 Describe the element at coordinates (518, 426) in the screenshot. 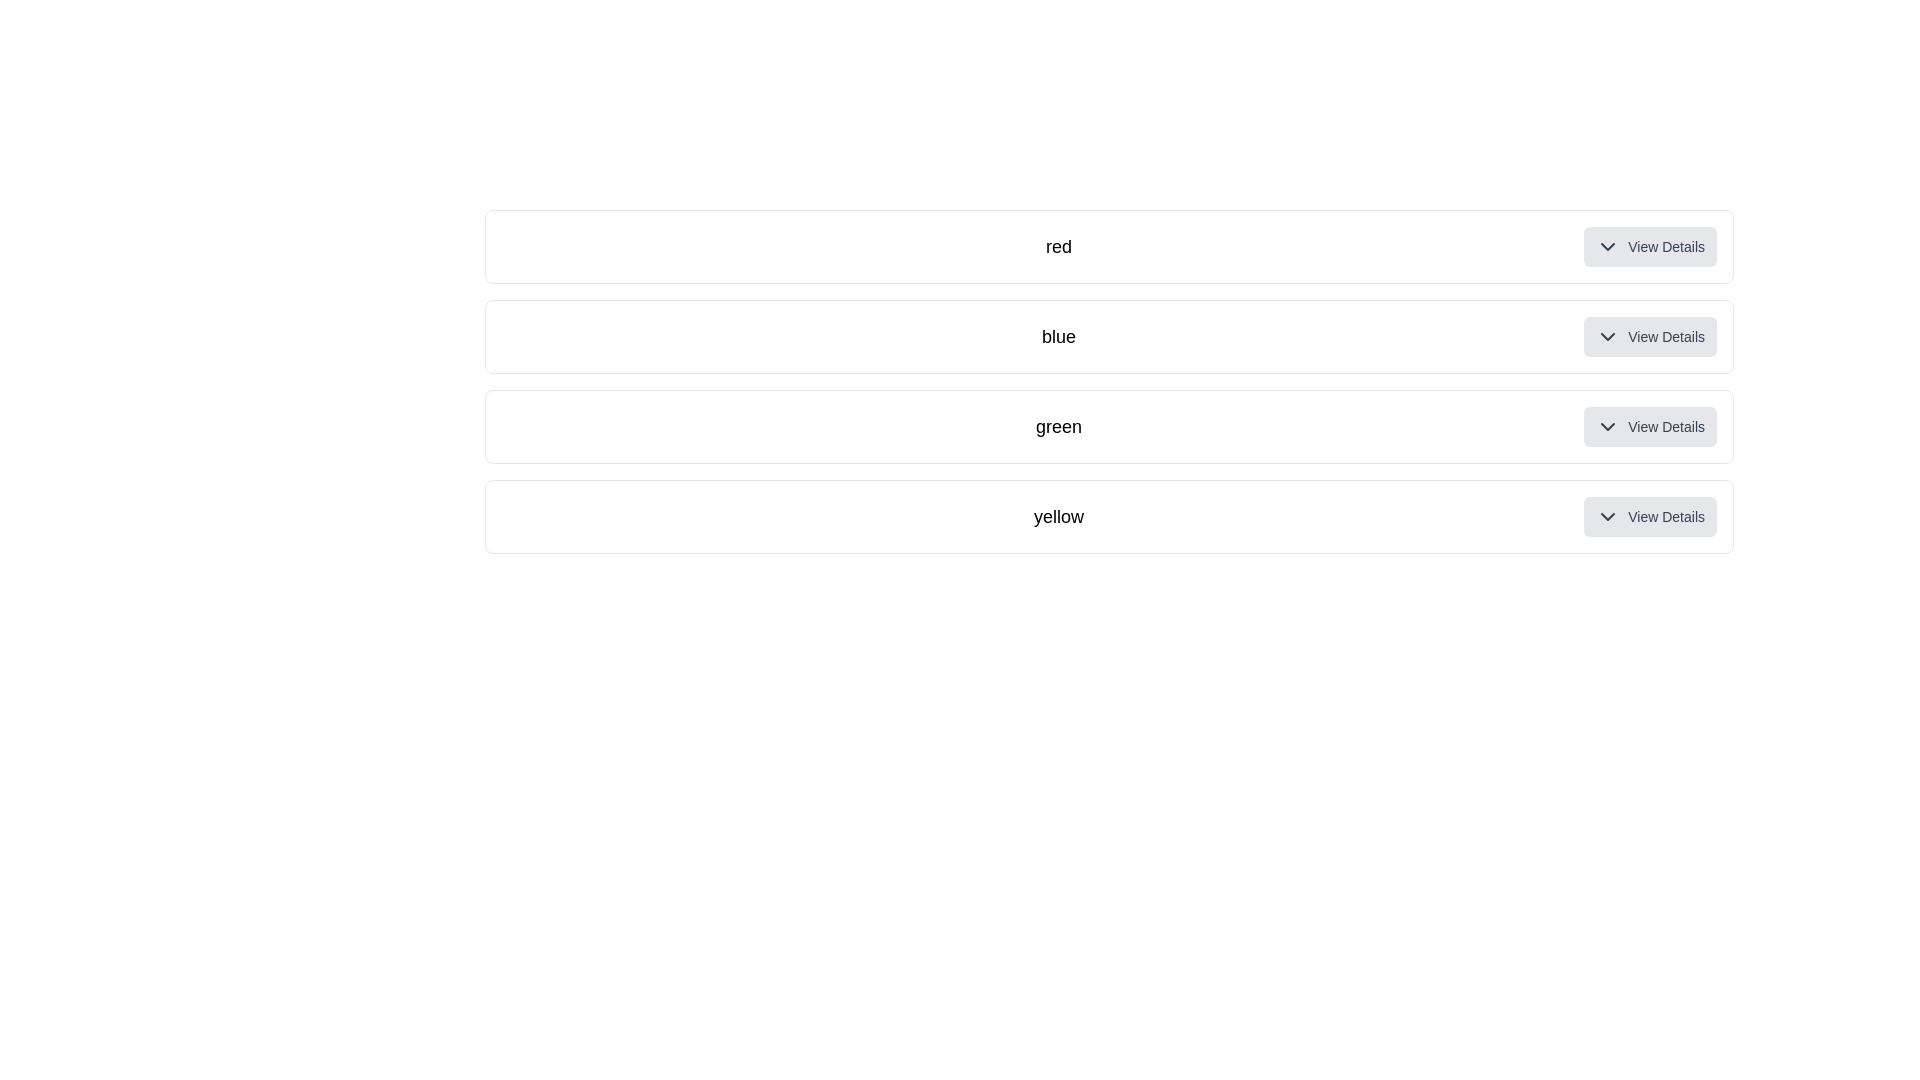

I see `the visual representation of the green color marker located in the third row, adjacent to the text 'green'` at that location.